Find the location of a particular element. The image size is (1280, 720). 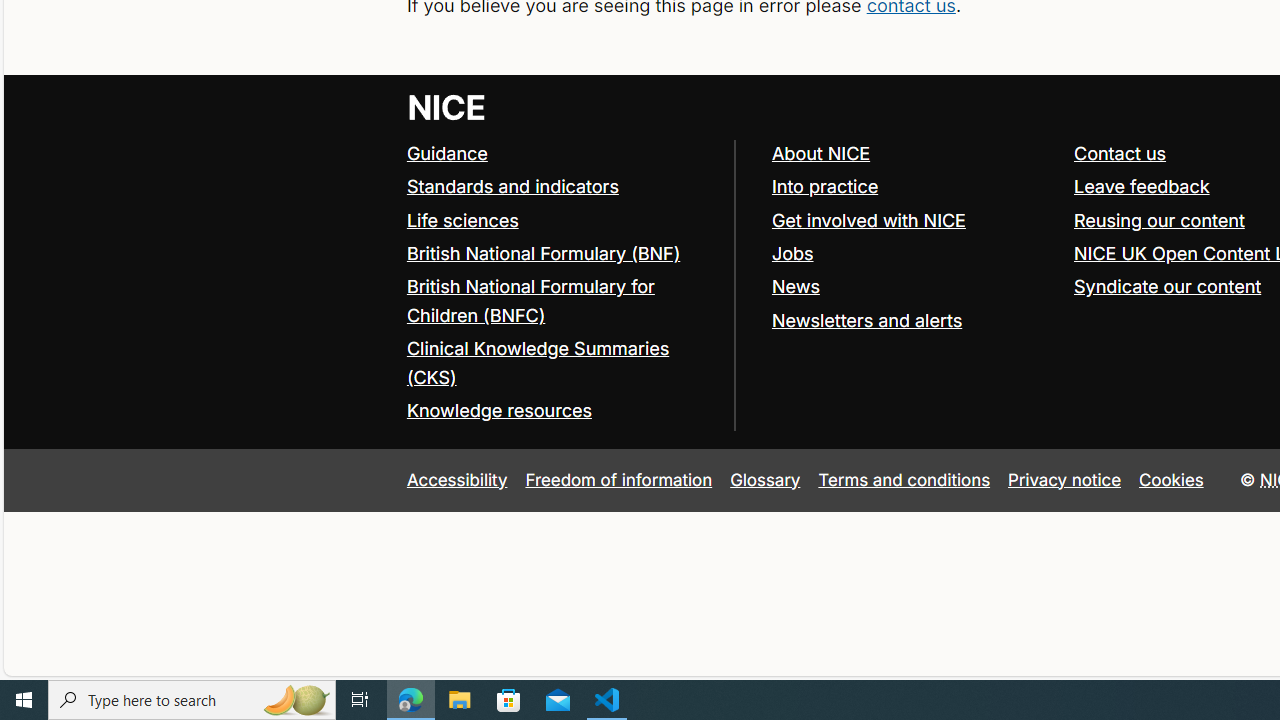

'Privacy notice' is located at coordinates (1064, 479).